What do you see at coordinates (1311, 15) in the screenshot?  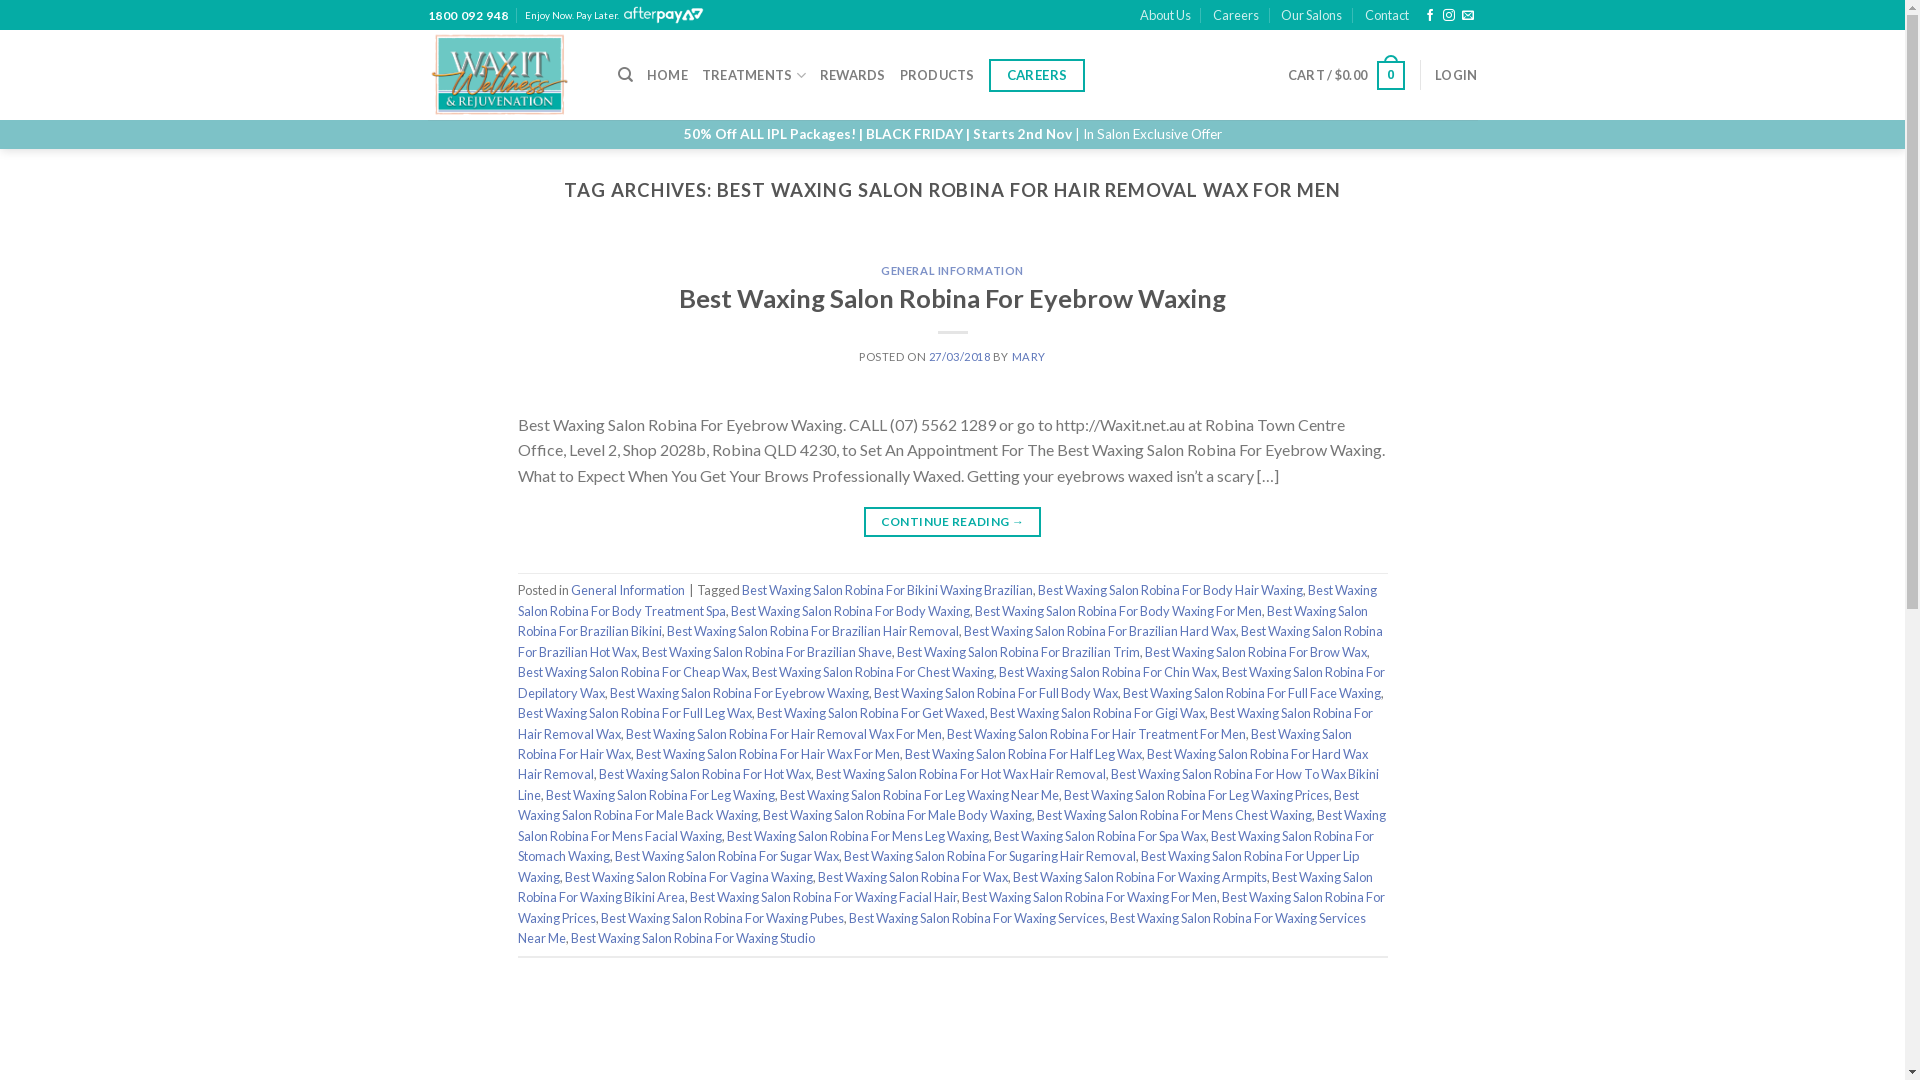 I see `'Our Salons'` at bounding box center [1311, 15].